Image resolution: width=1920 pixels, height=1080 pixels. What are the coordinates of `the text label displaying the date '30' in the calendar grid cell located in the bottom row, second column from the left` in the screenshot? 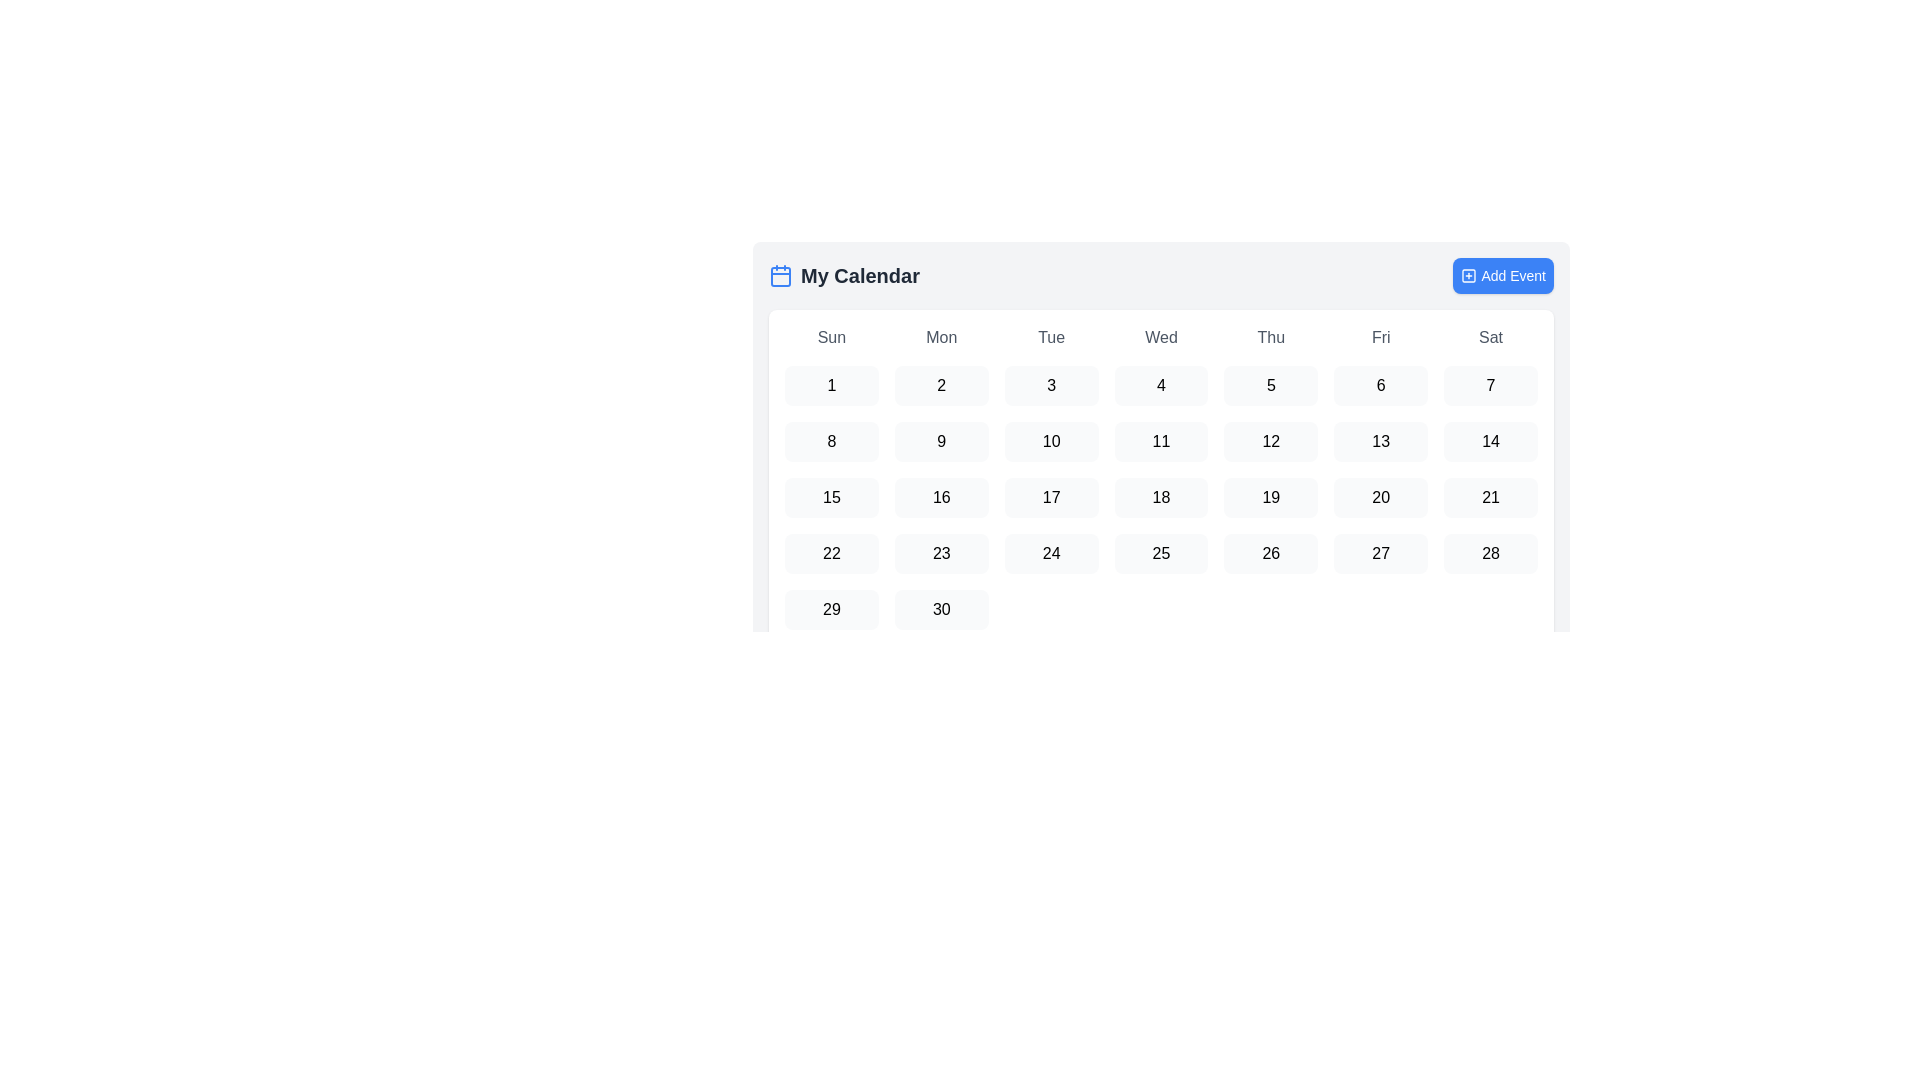 It's located at (940, 608).